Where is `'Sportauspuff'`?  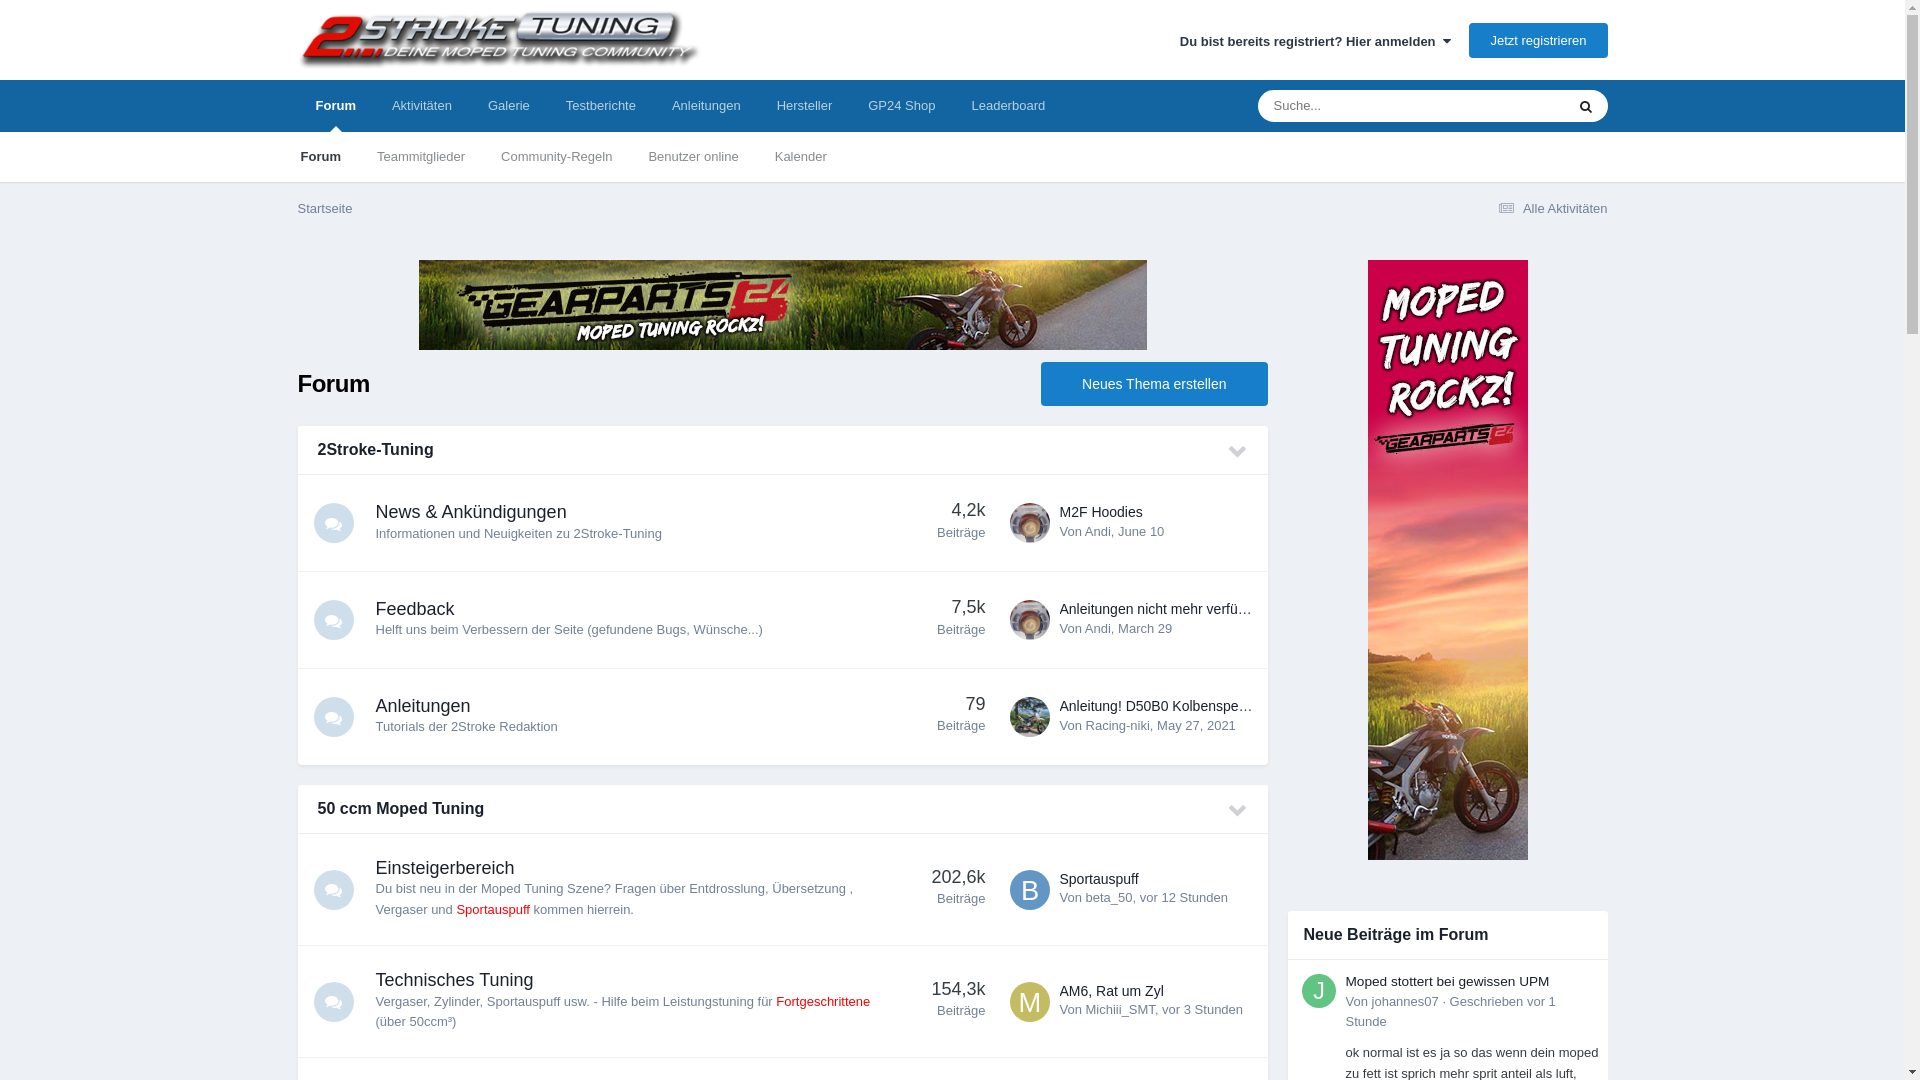 'Sportauspuff' is located at coordinates (1098, 877).